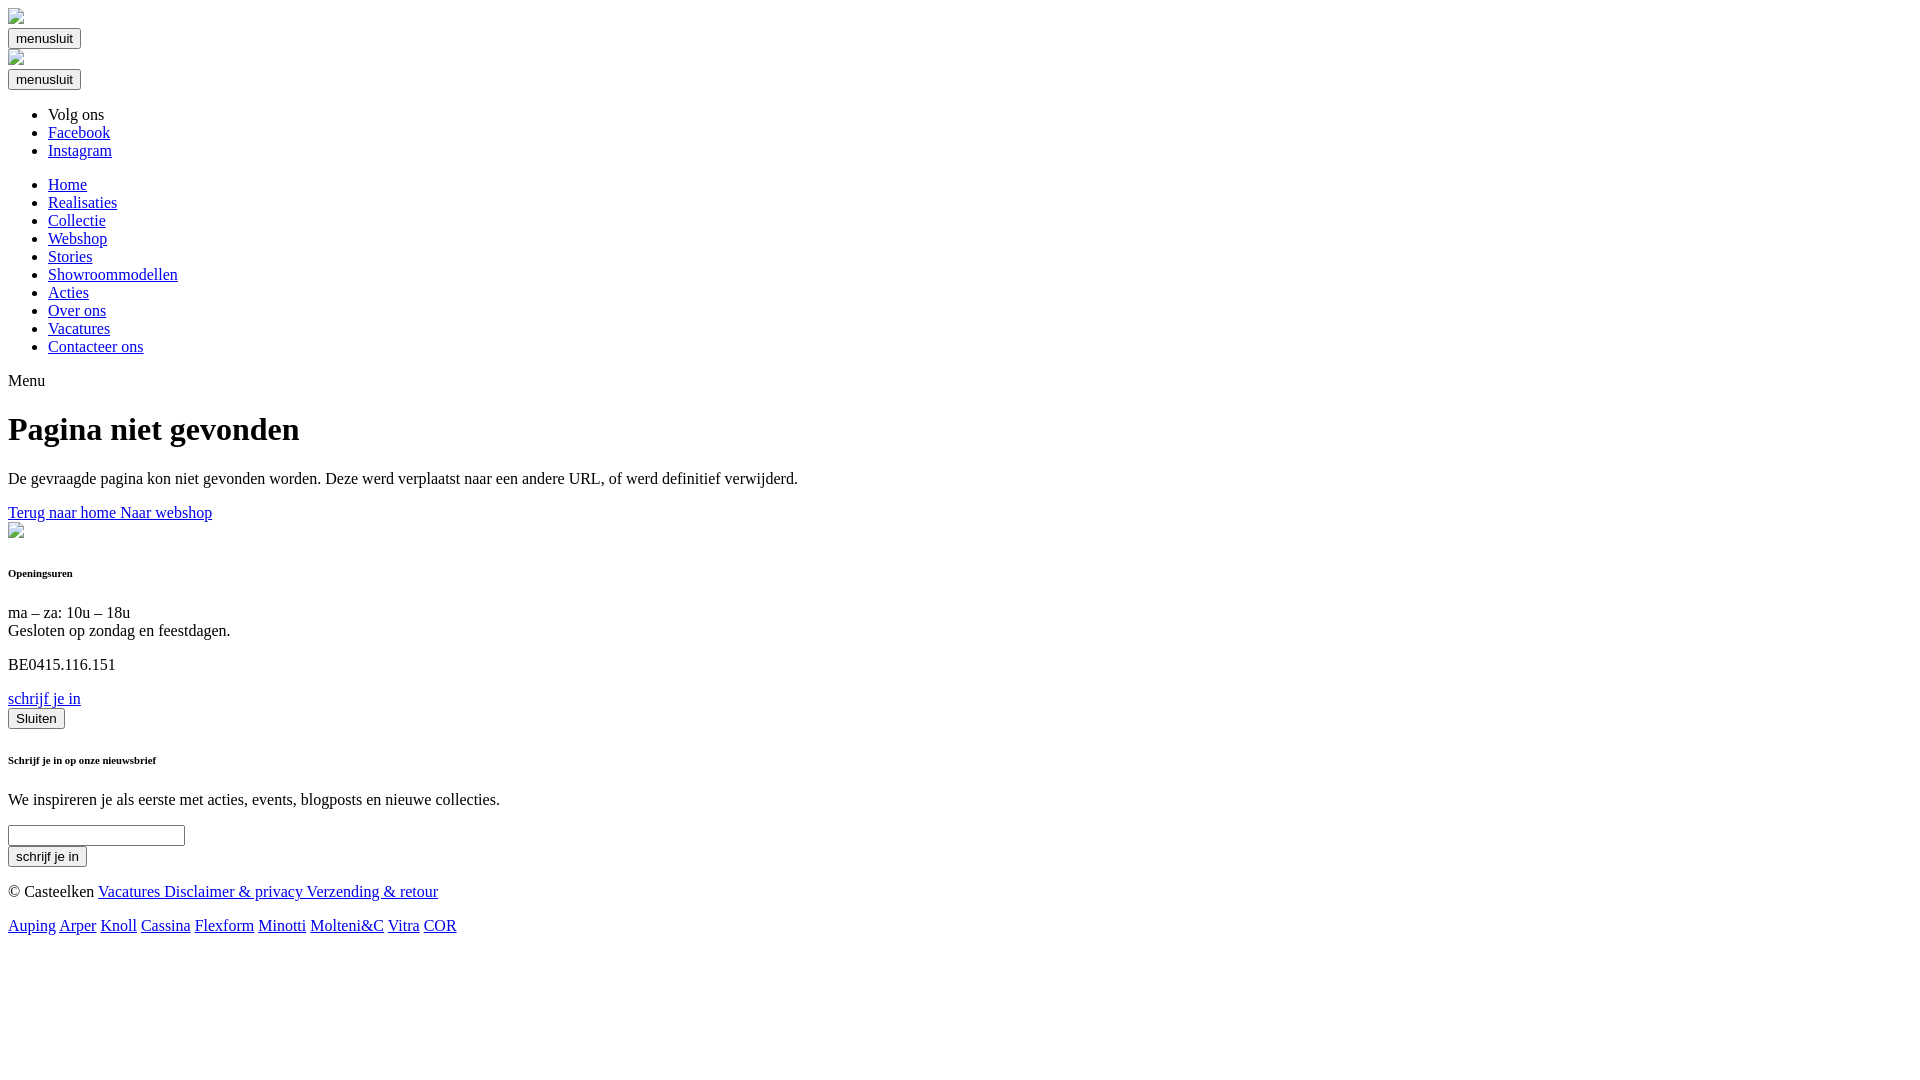  What do you see at coordinates (32, 925) in the screenshot?
I see `'Auping'` at bounding box center [32, 925].